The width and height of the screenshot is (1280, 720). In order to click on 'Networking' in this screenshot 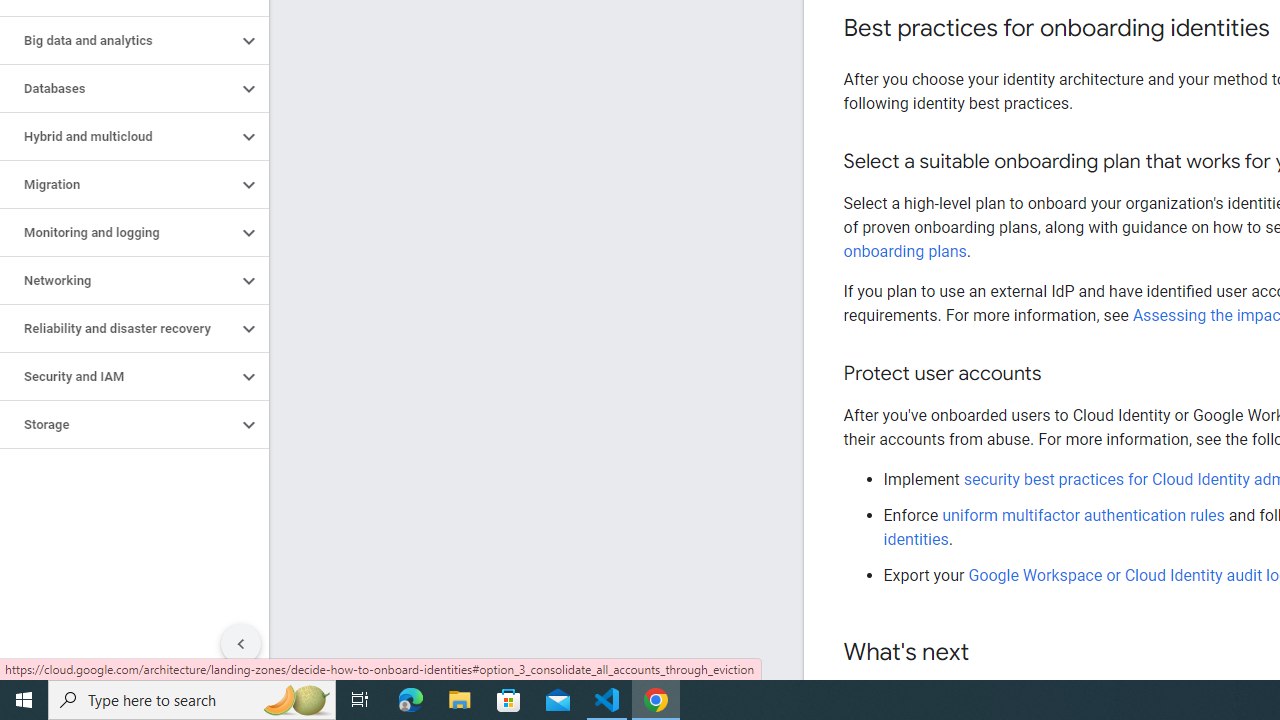, I will do `click(117, 281)`.